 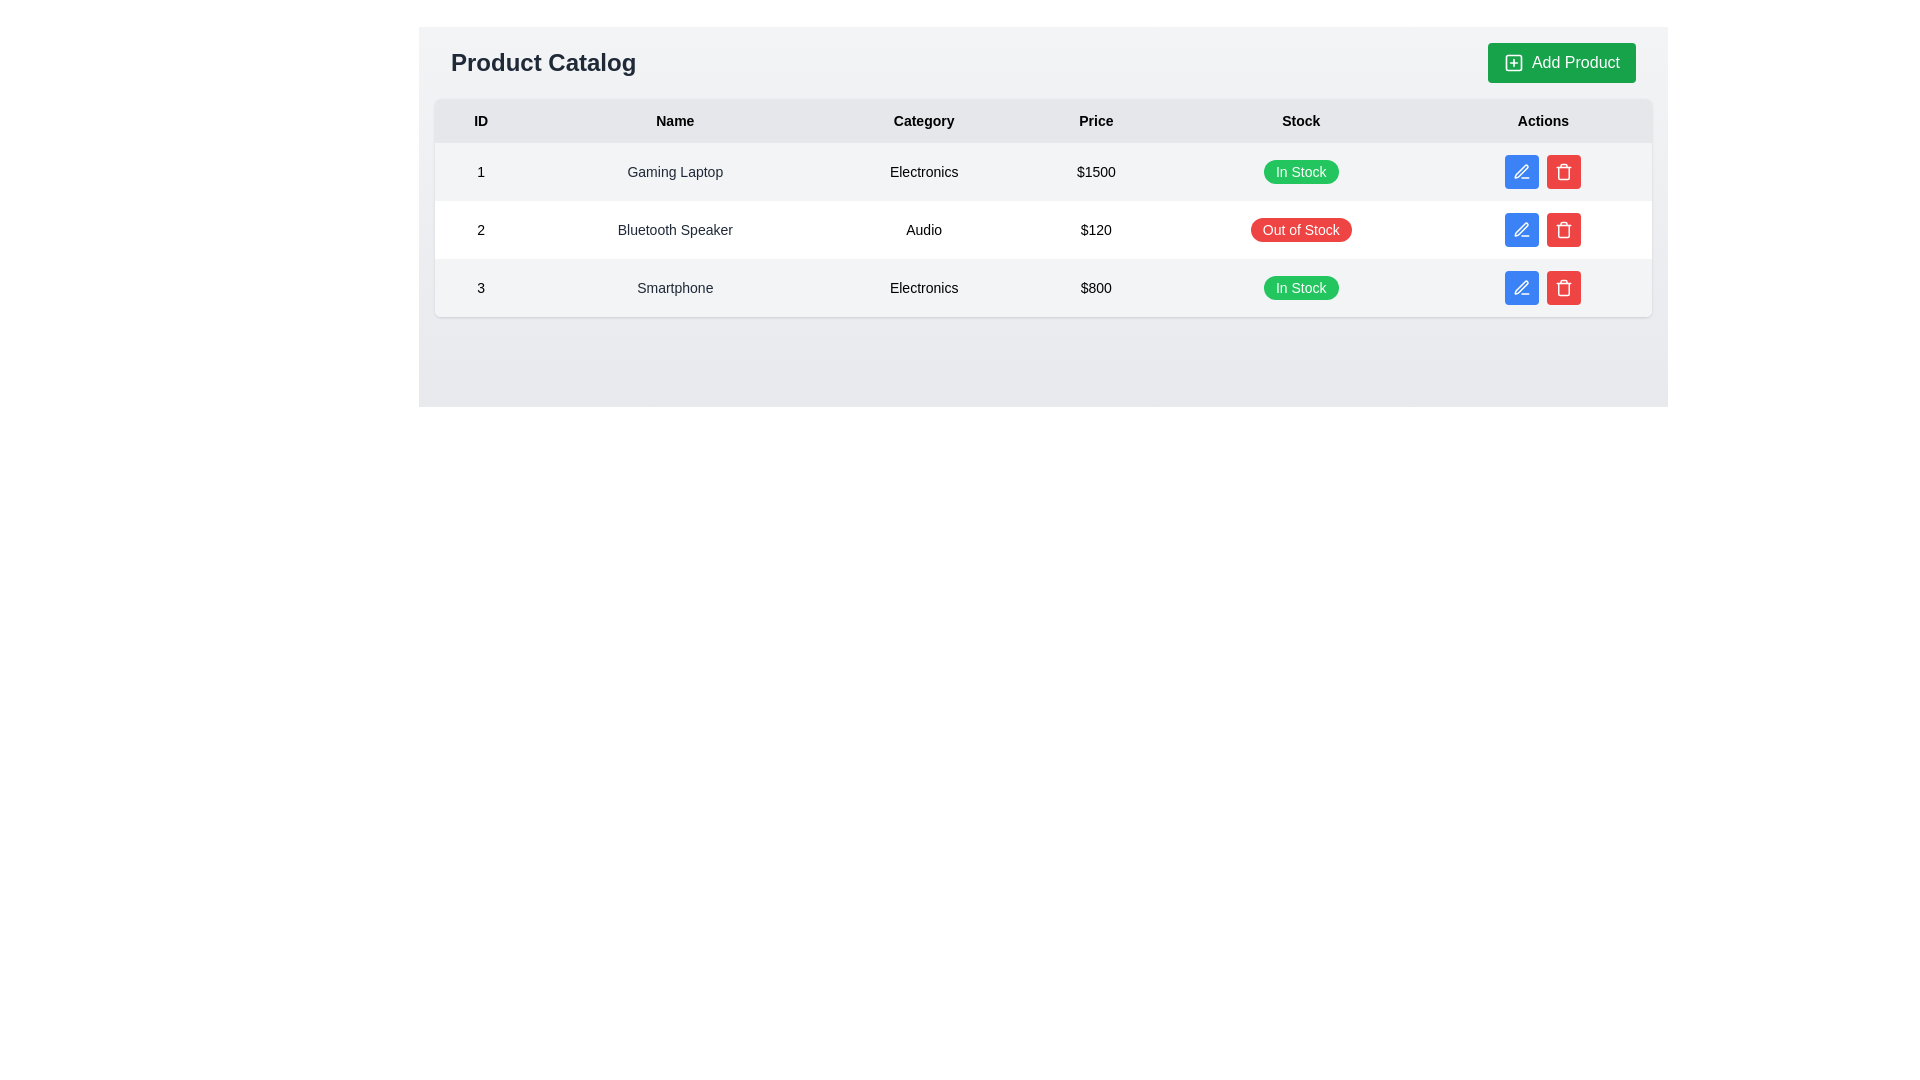 What do you see at coordinates (1563, 288) in the screenshot?
I see `the delete button located in the 'Actions' column of the last row of the table, which is the second button to the right of a blue pen icon button` at bounding box center [1563, 288].